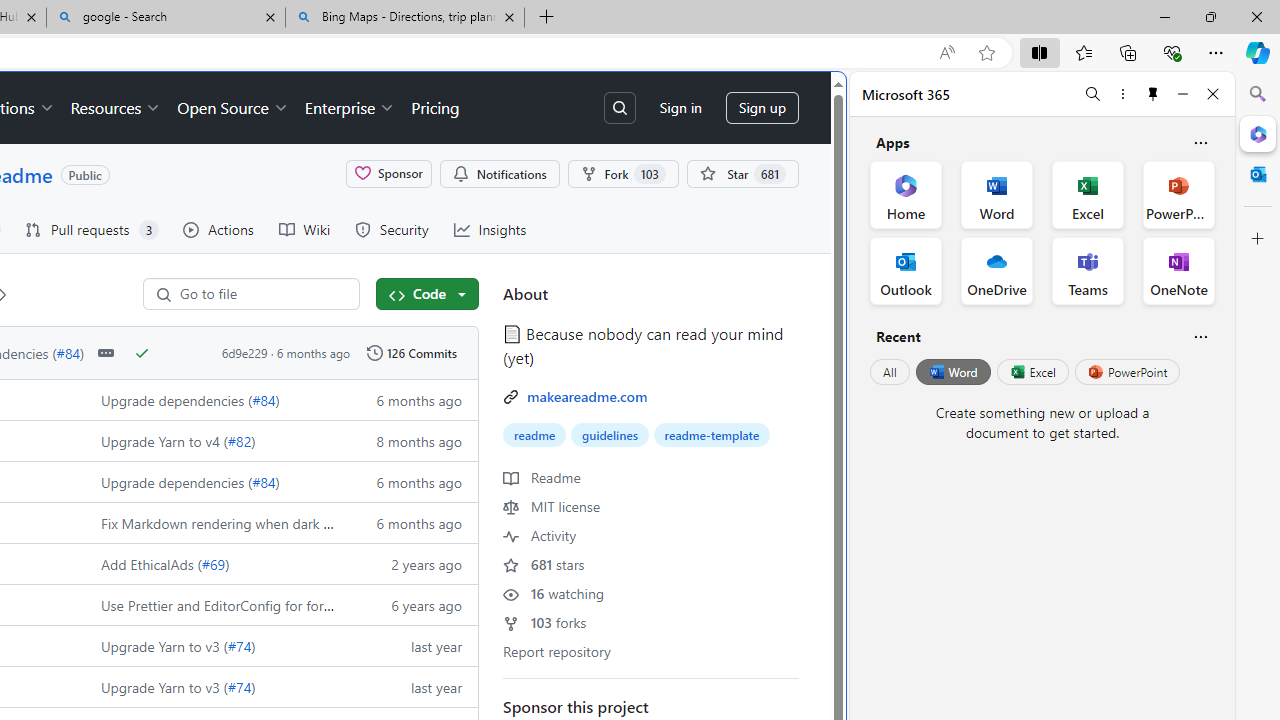  I want to click on 'Fork 103', so click(621, 172).